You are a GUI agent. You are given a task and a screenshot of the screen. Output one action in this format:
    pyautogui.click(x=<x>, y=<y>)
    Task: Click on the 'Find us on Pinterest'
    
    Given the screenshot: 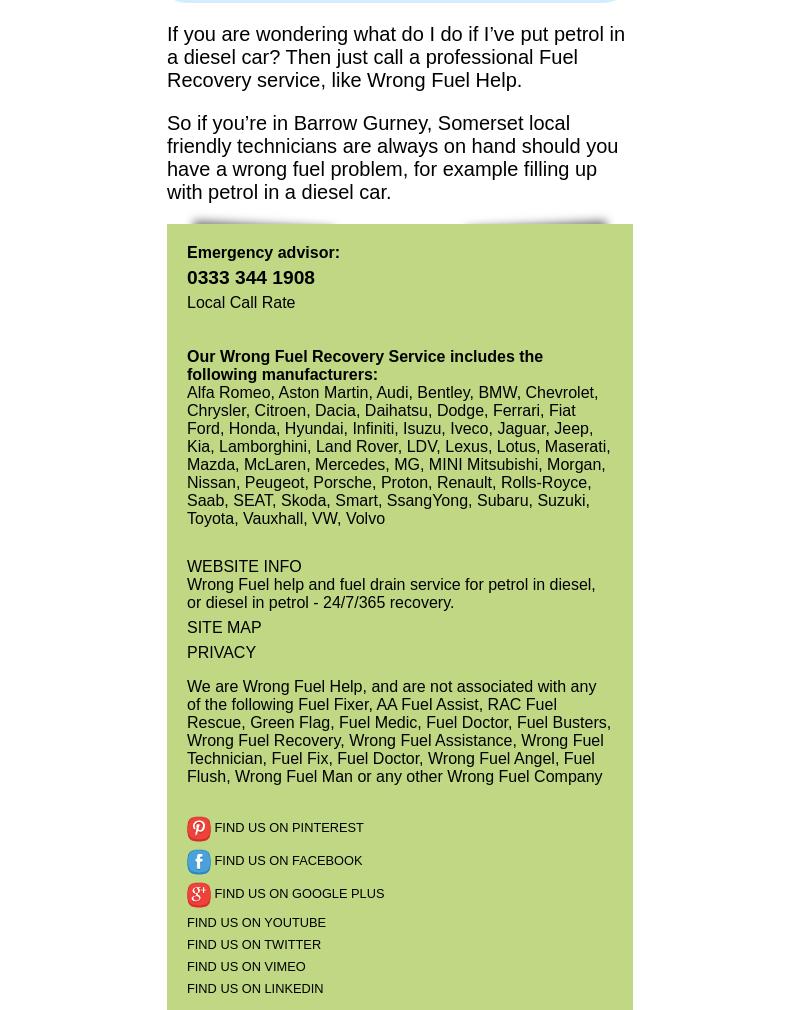 What is the action you would take?
    pyautogui.click(x=287, y=827)
    